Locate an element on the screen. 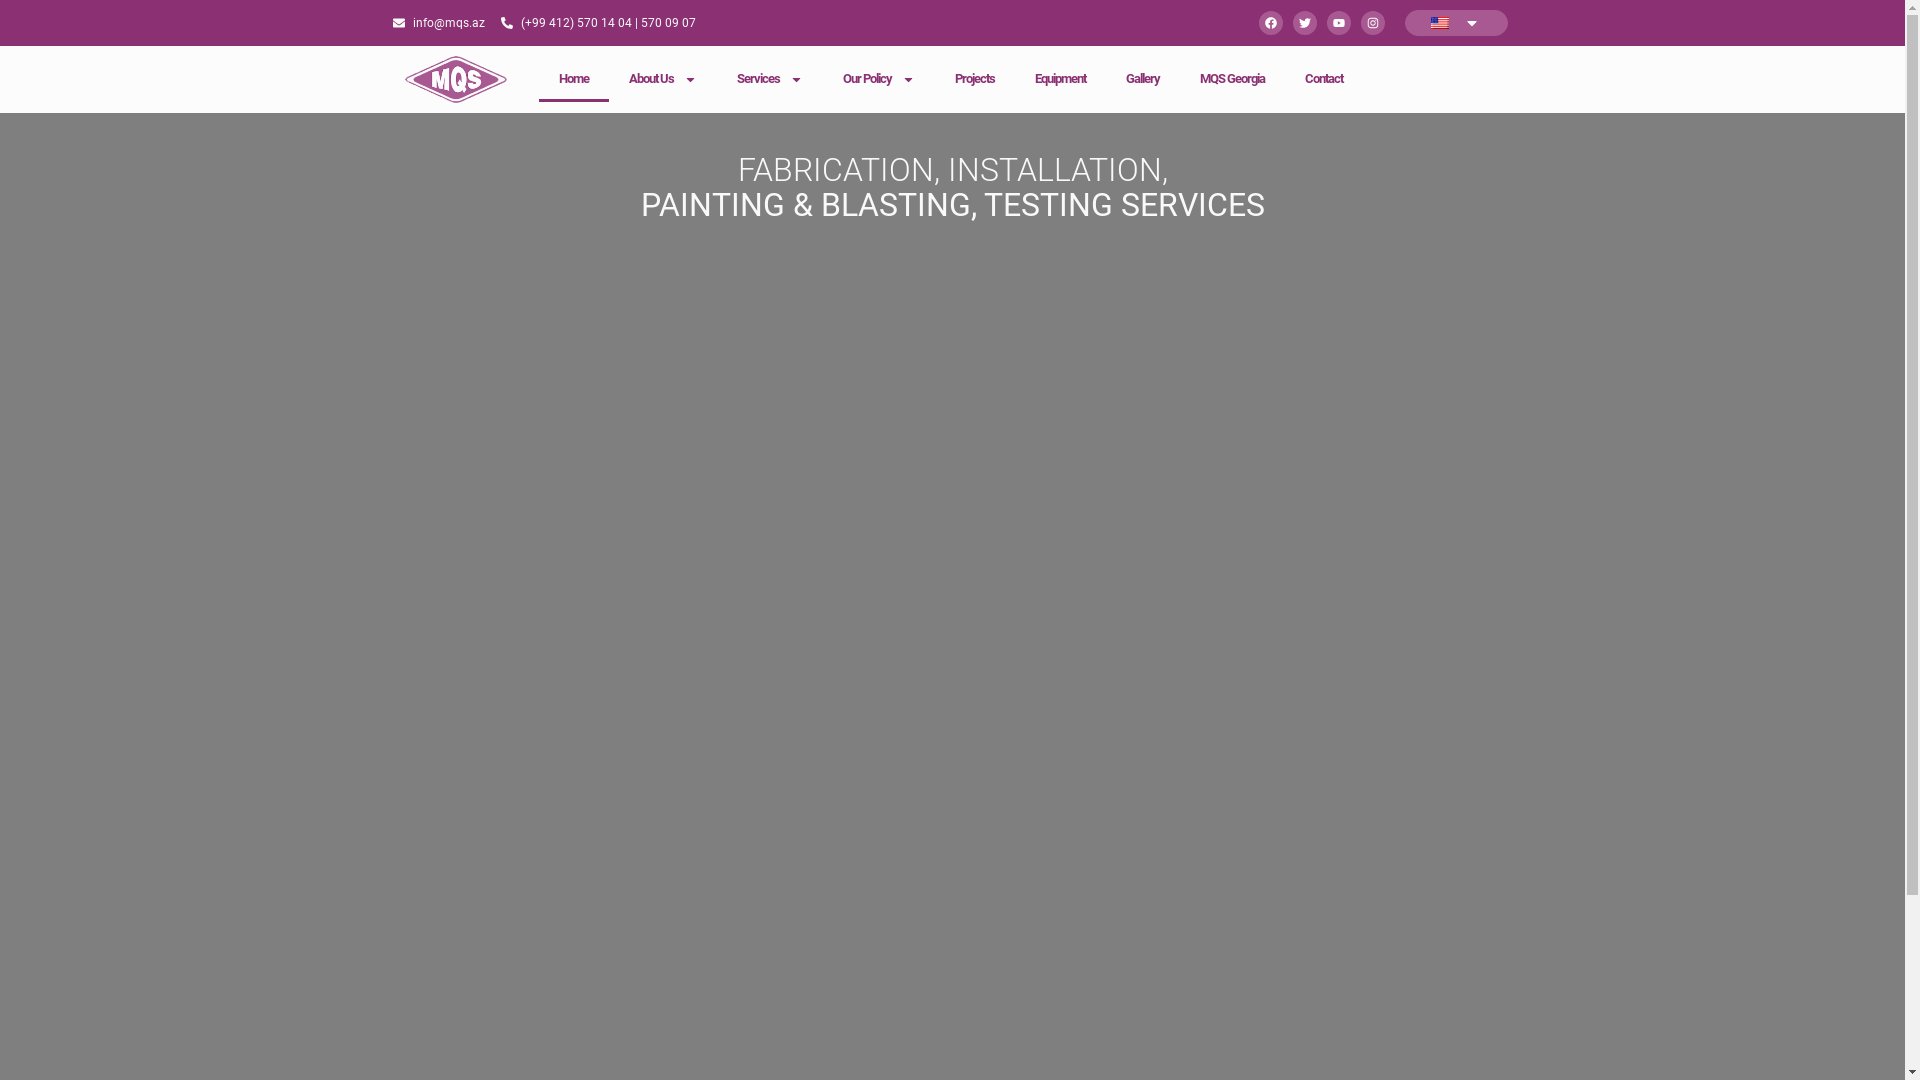 Image resolution: width=1920 pixels, height=1080 pixels. 'Gallery' is located at coordinates (1142, 77).